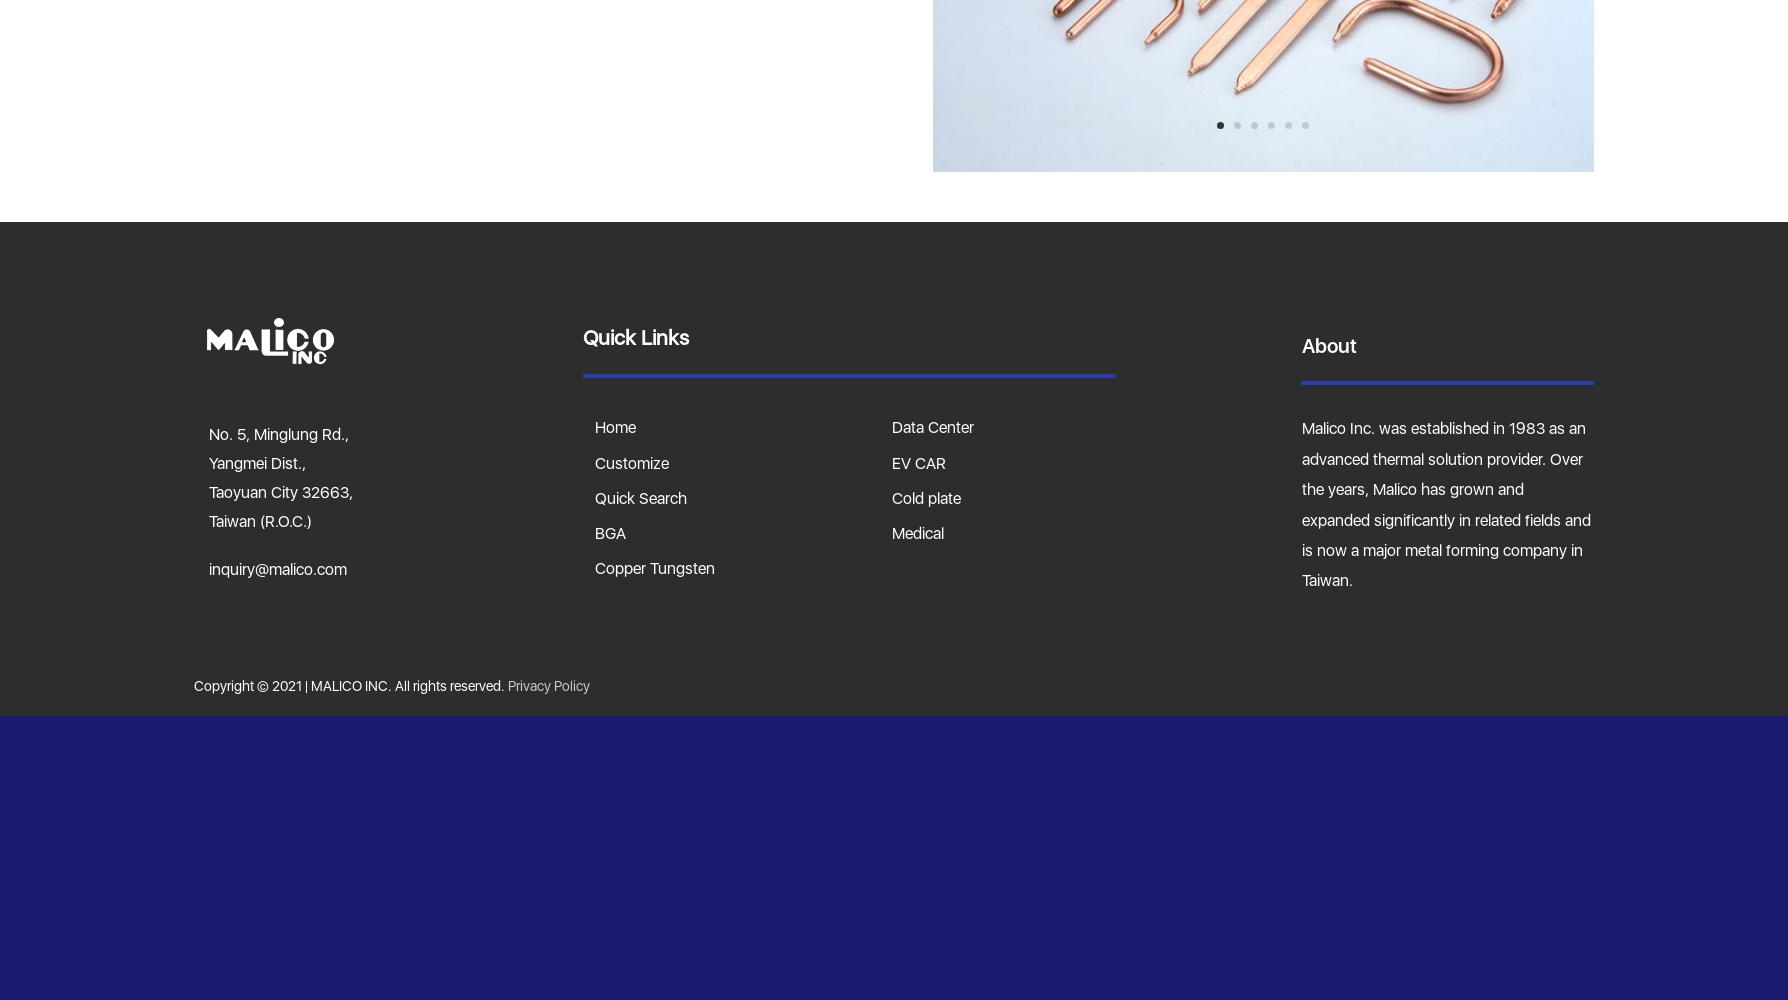 This screenshot has width=1788, height=1000. I want to click on 'inquiry@malico.com', so click(207, 567).